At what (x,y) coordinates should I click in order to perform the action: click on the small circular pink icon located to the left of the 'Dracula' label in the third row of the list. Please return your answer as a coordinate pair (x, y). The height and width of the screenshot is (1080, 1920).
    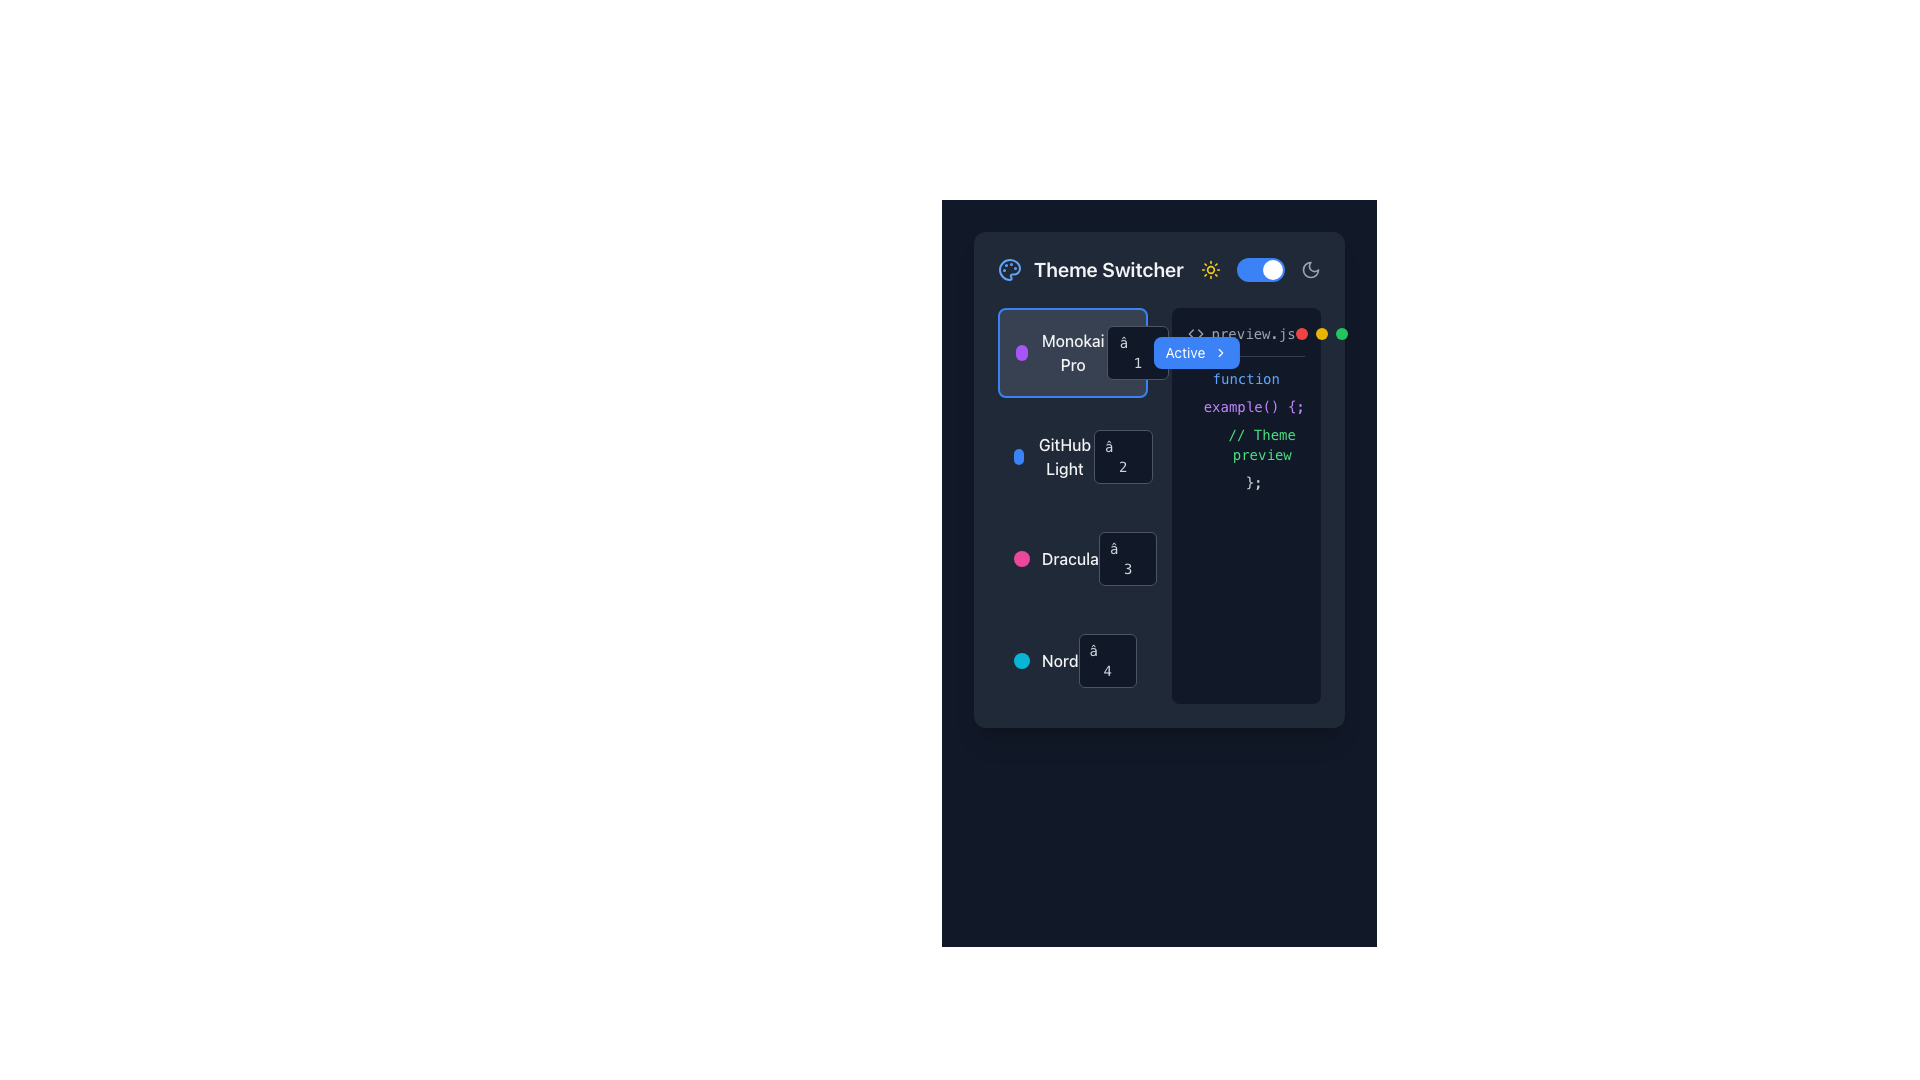
    Looking at the image, I should click on (1022, 559).